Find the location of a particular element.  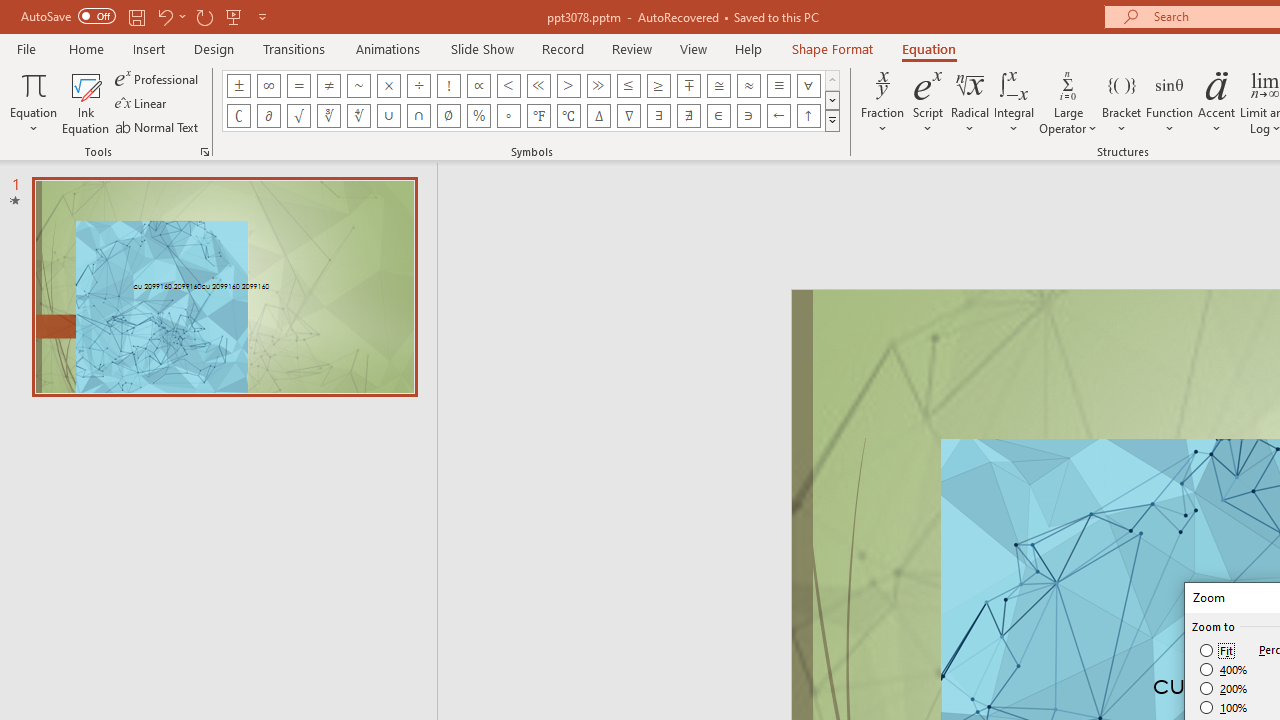

'Equation Symbol Degrees' is located at coordinates (508, 115).